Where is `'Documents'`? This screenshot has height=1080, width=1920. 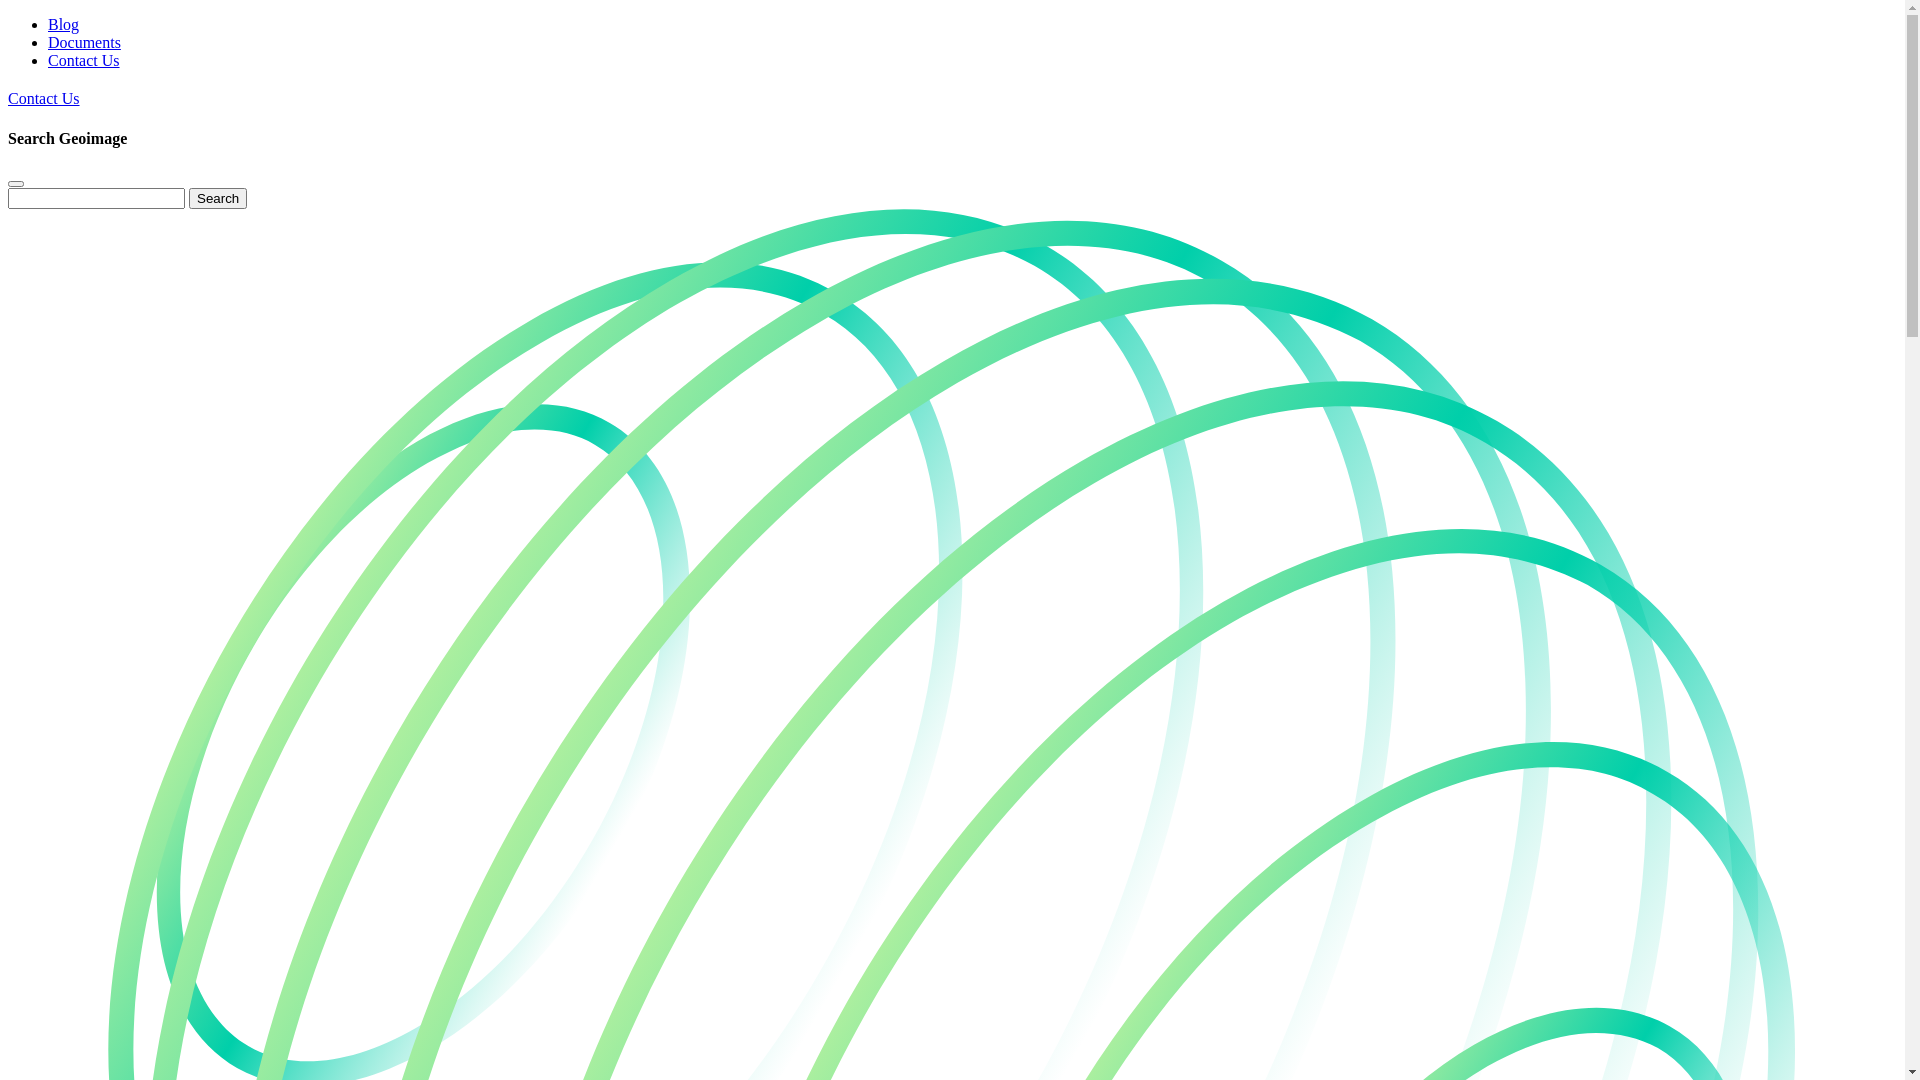
'Documents' is located at coordinates (83, 42).